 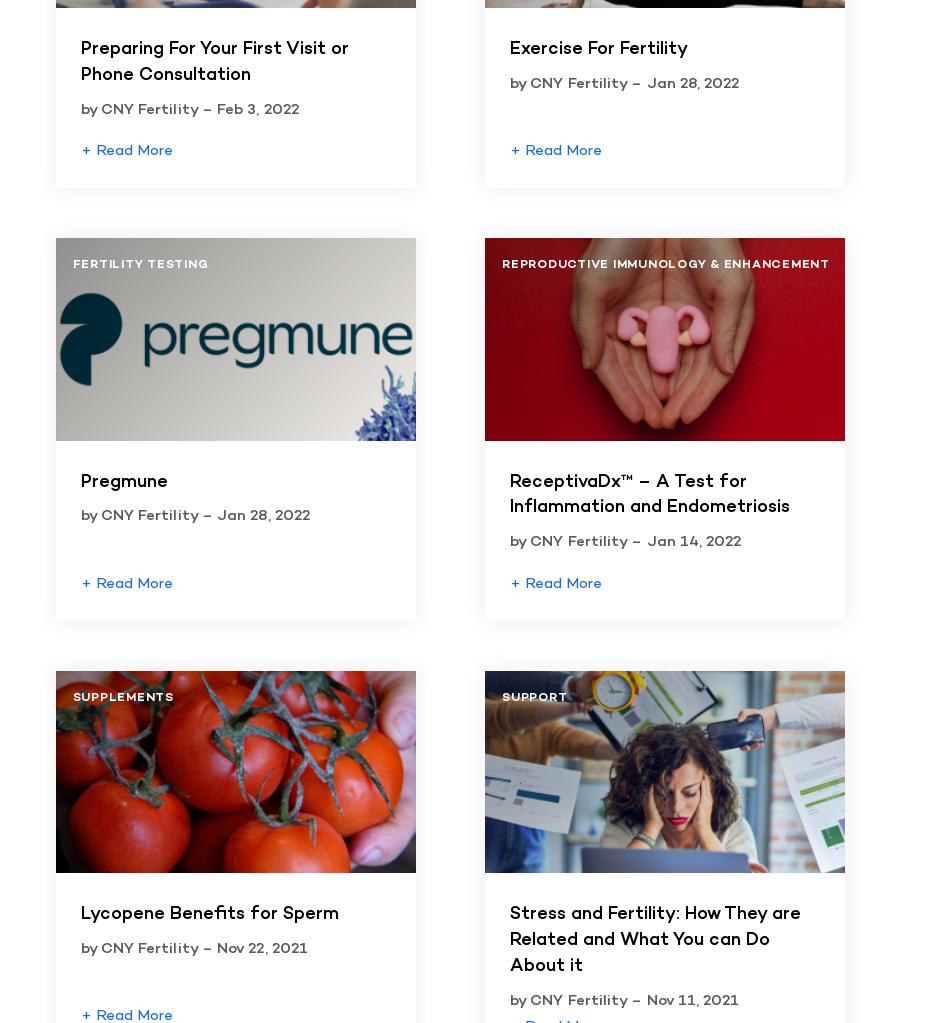 I want to click on 'Jan 14, 2022', so click(x=693, y=540).